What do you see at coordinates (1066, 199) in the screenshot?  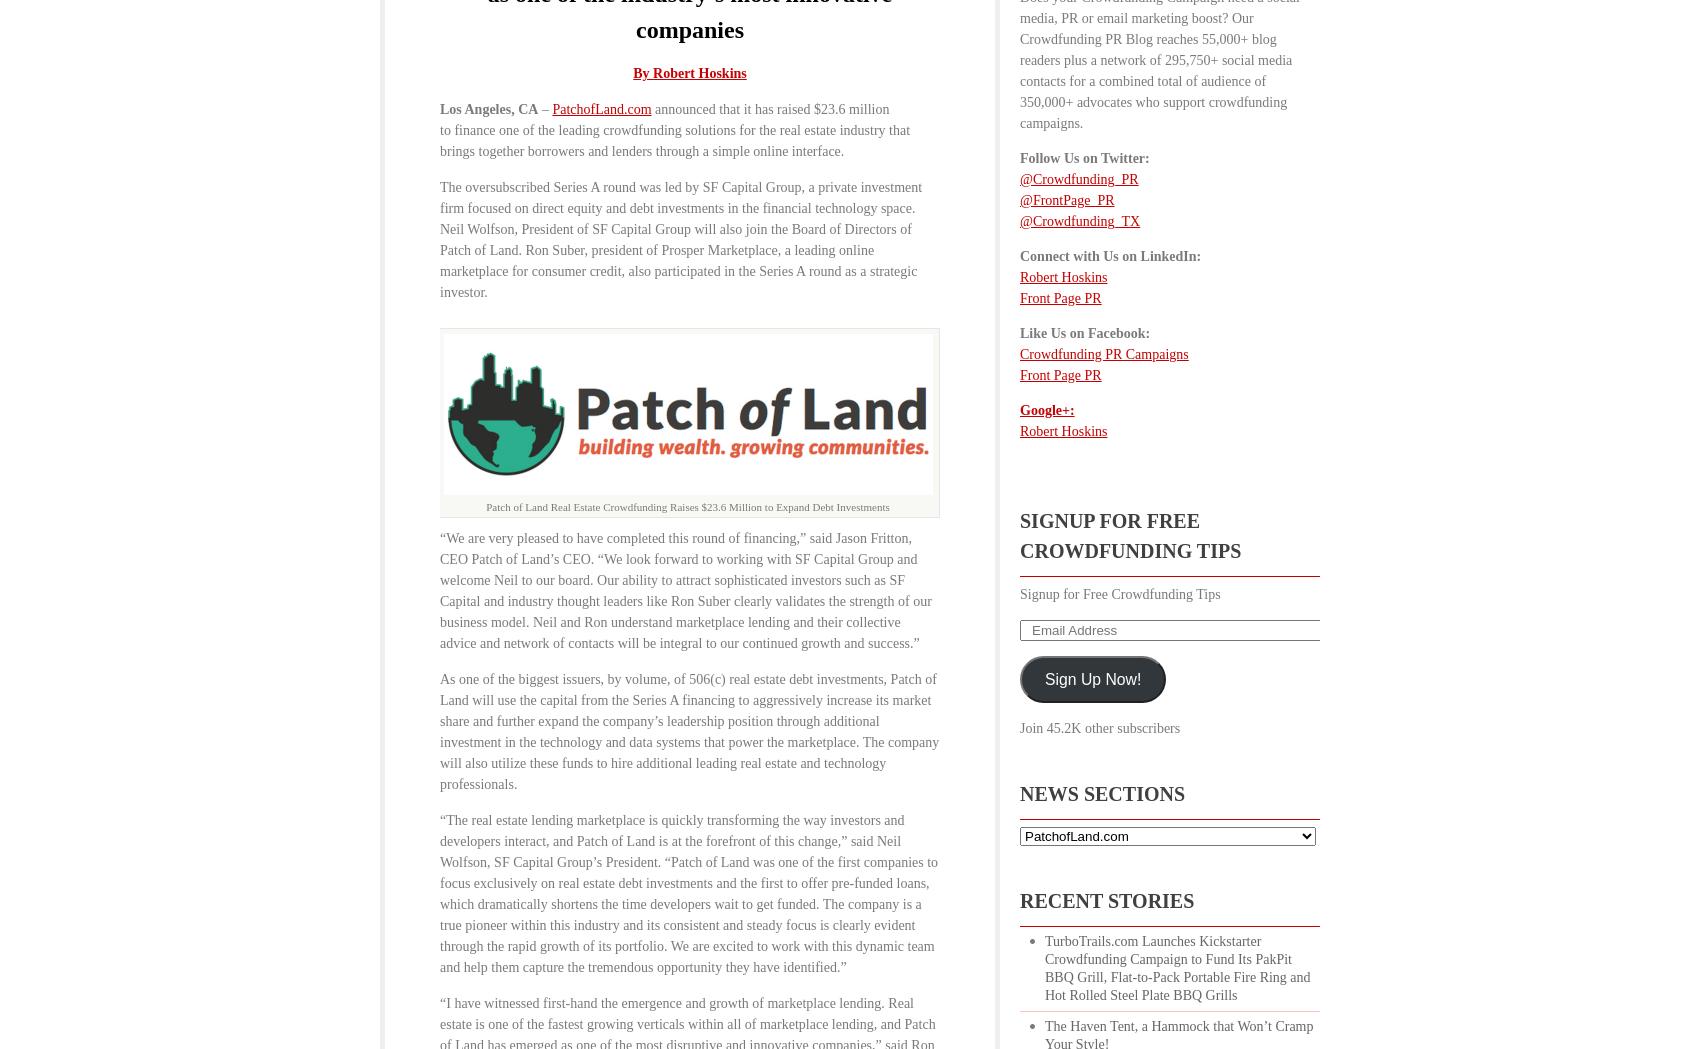 I see `'@FrontPage_PR'` at bounding box center [1066, 199].